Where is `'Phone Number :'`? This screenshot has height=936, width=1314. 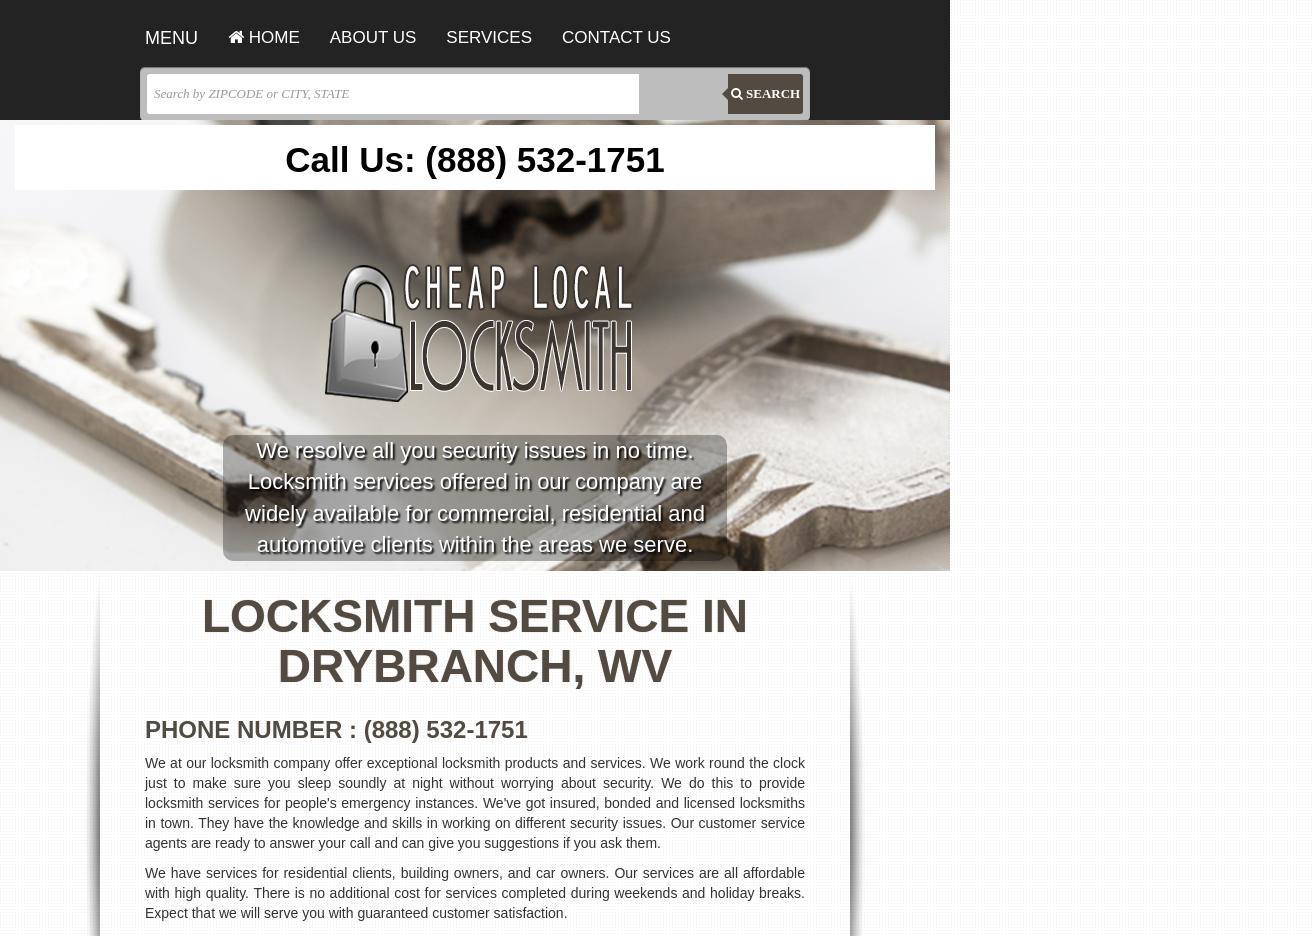 'Phone Number :' is located at coordinates (253, 727).